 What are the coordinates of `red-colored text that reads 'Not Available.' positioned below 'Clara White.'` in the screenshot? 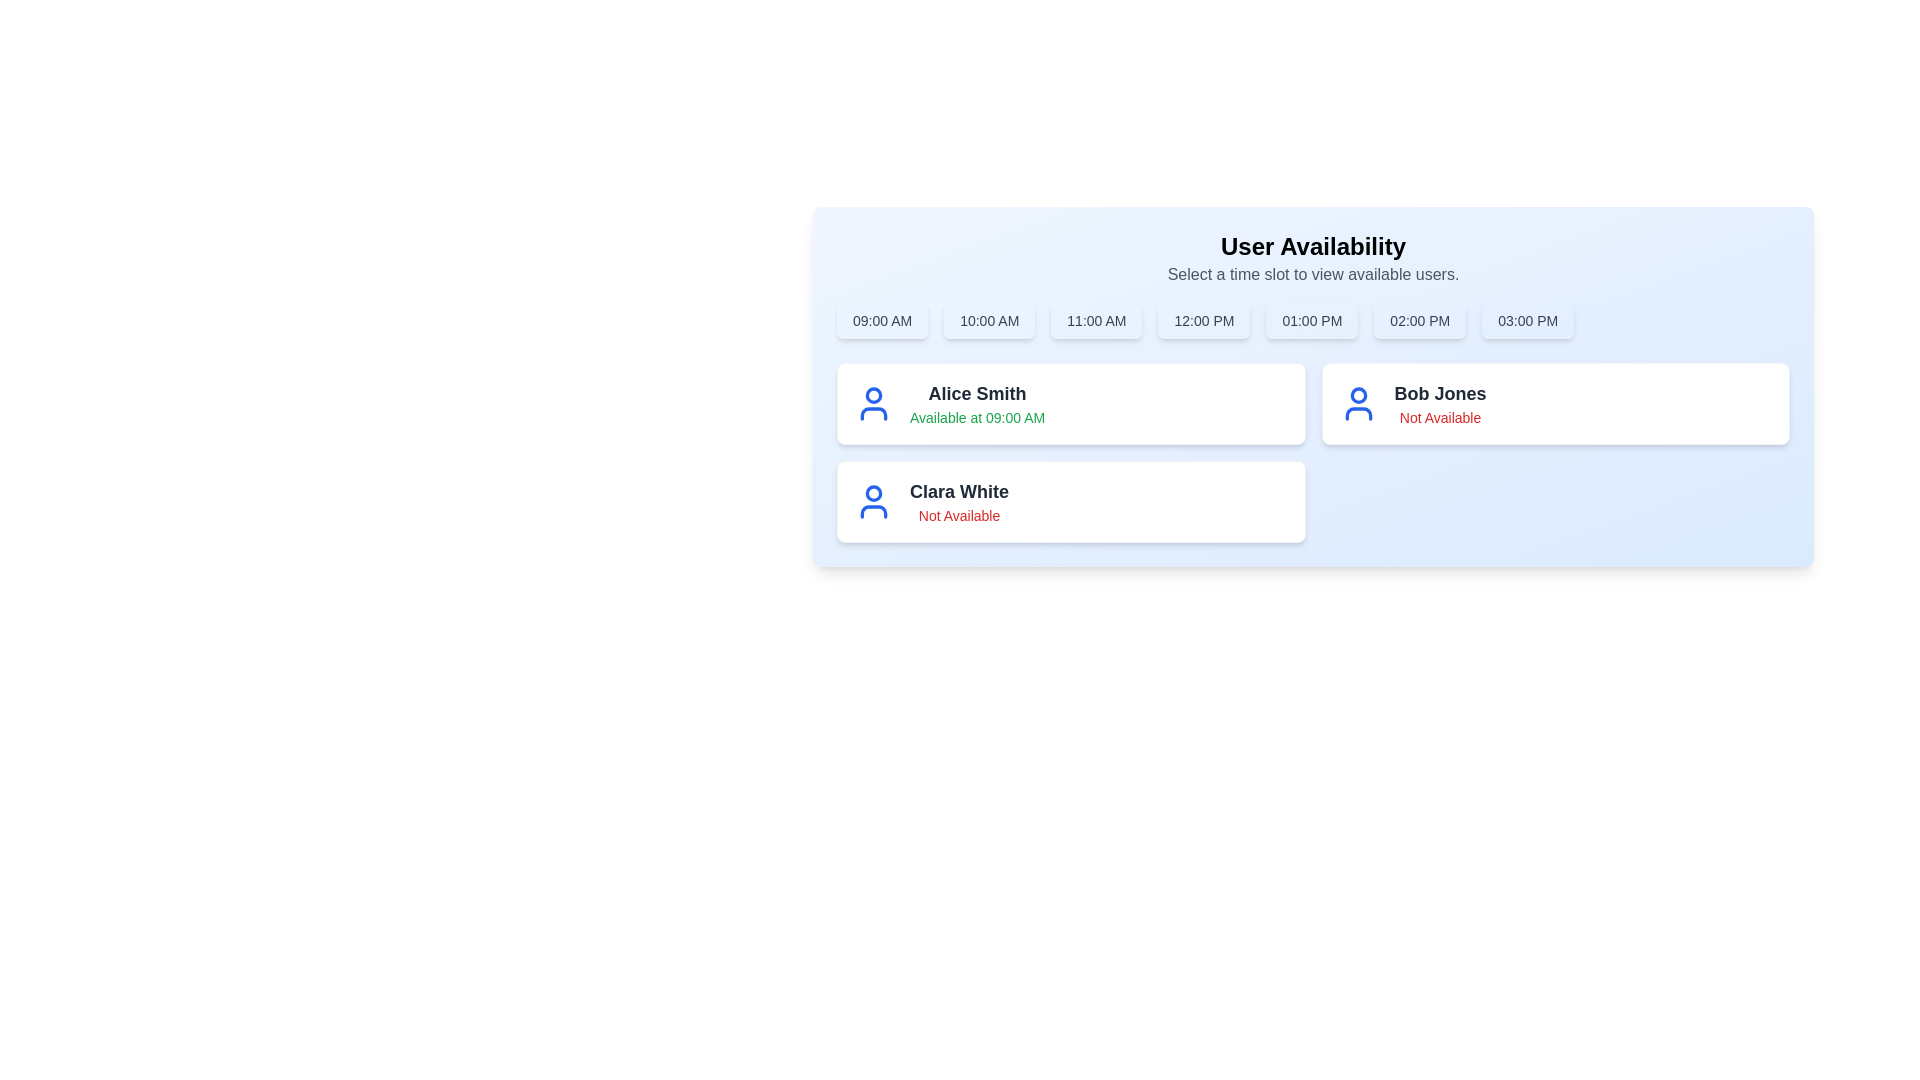 It's located at (958, 515).